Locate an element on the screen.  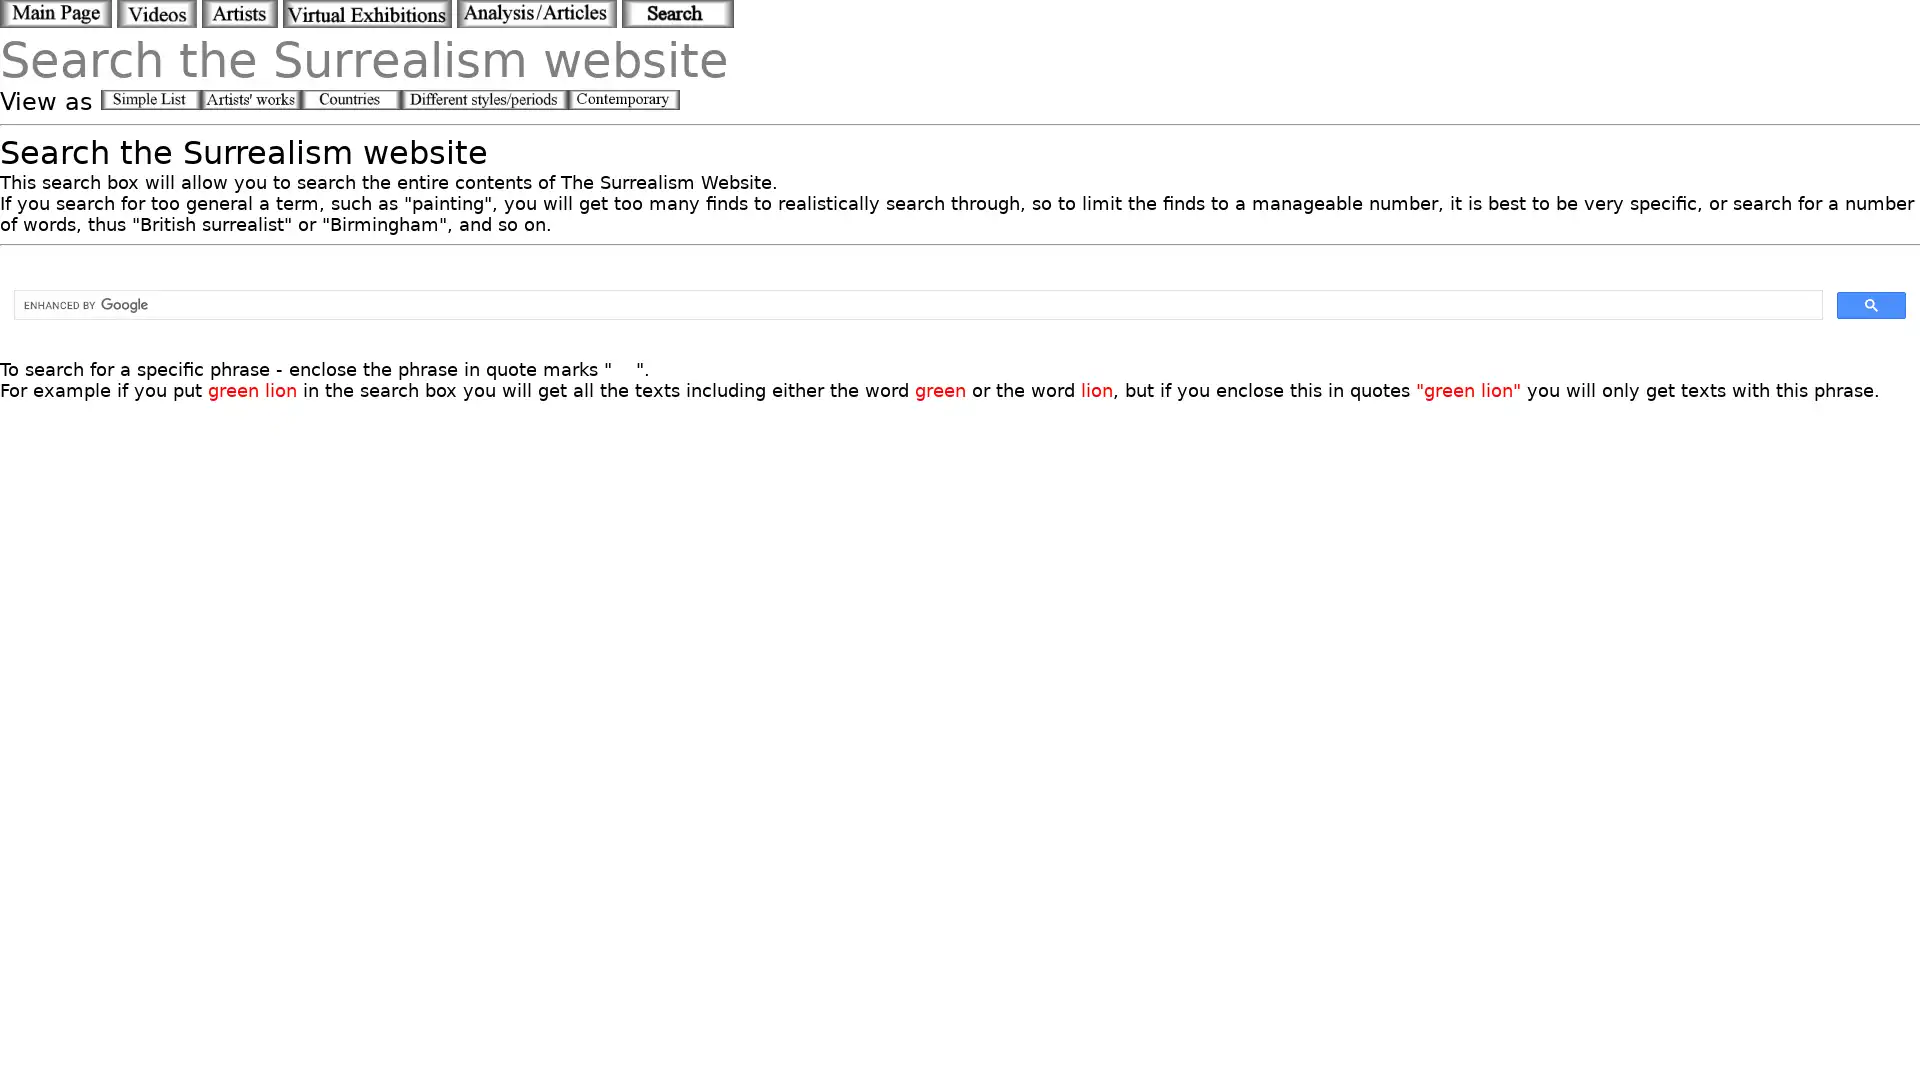
search is located at coordinates (1870, 304).